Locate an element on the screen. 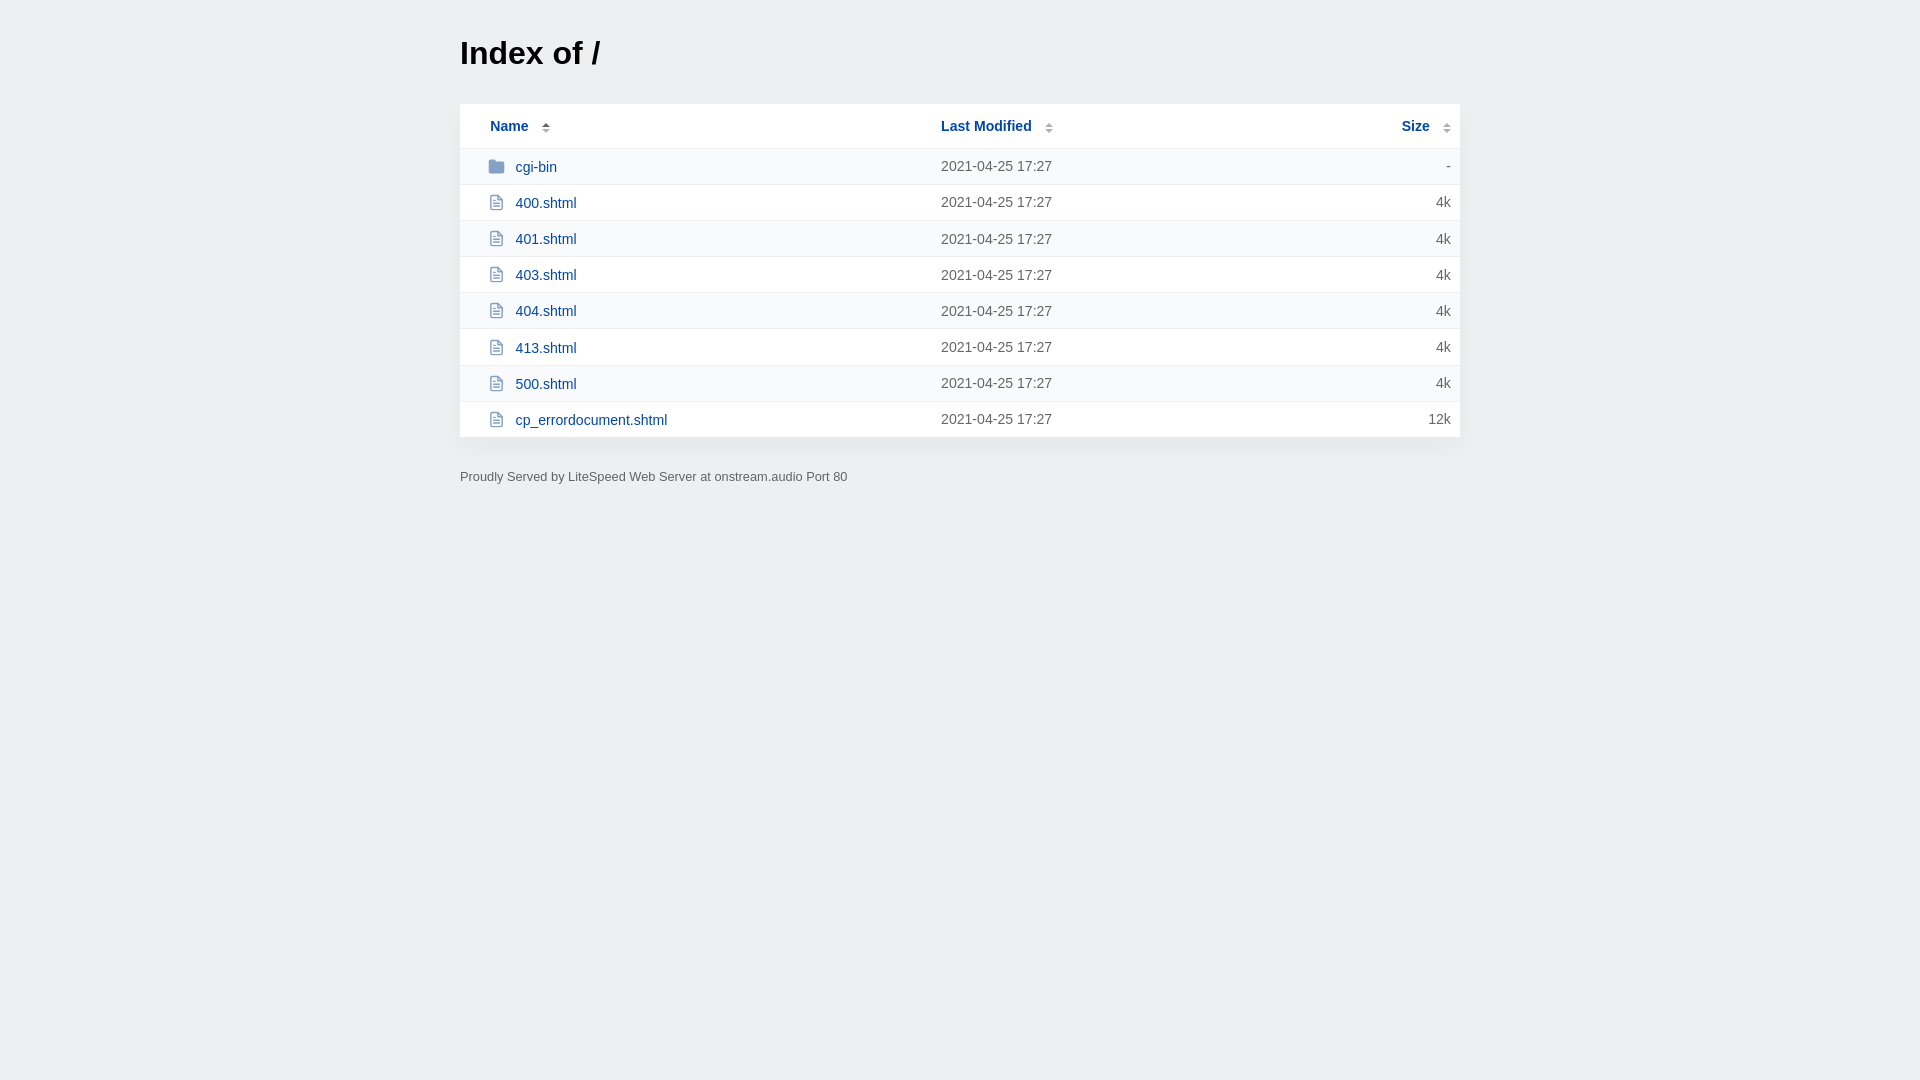  '401.shtml' is located at coordinates (705, 237).